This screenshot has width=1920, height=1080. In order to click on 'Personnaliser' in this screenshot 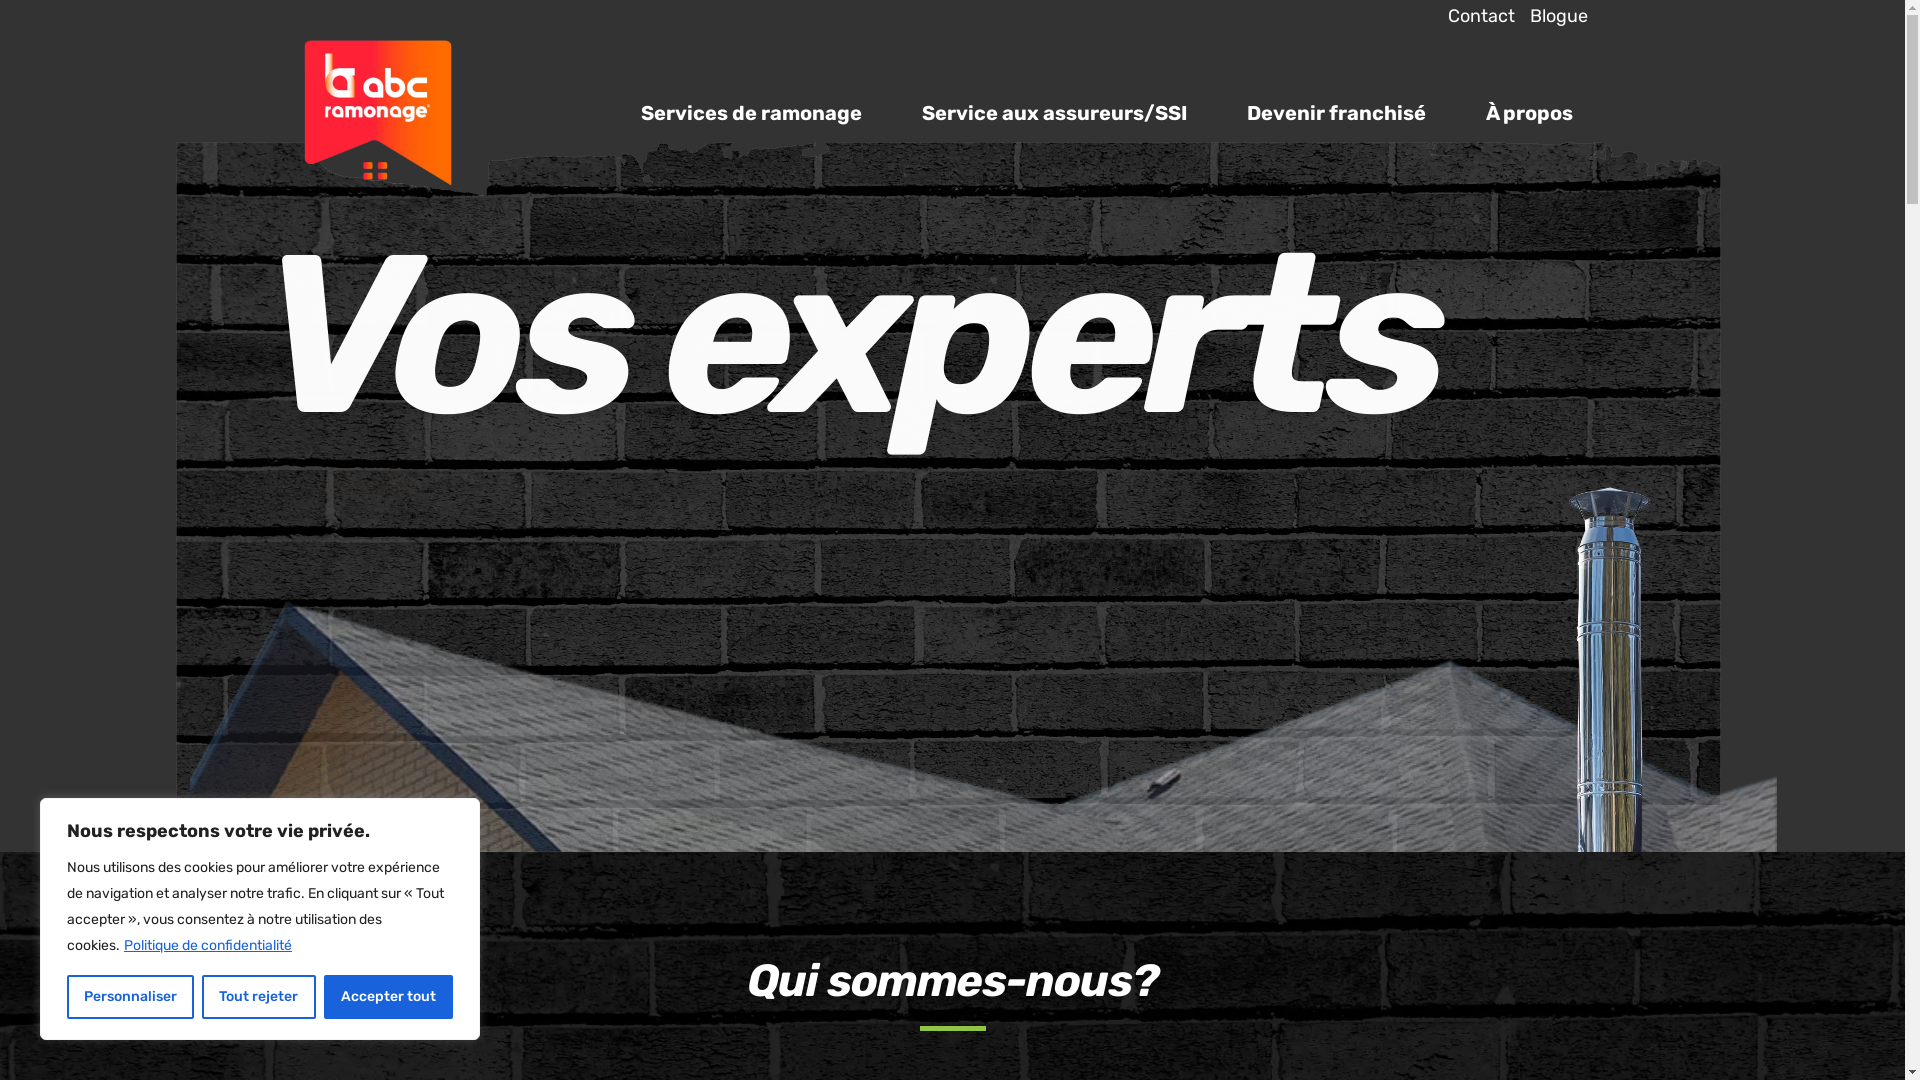, I will do `click(129, 996)`.